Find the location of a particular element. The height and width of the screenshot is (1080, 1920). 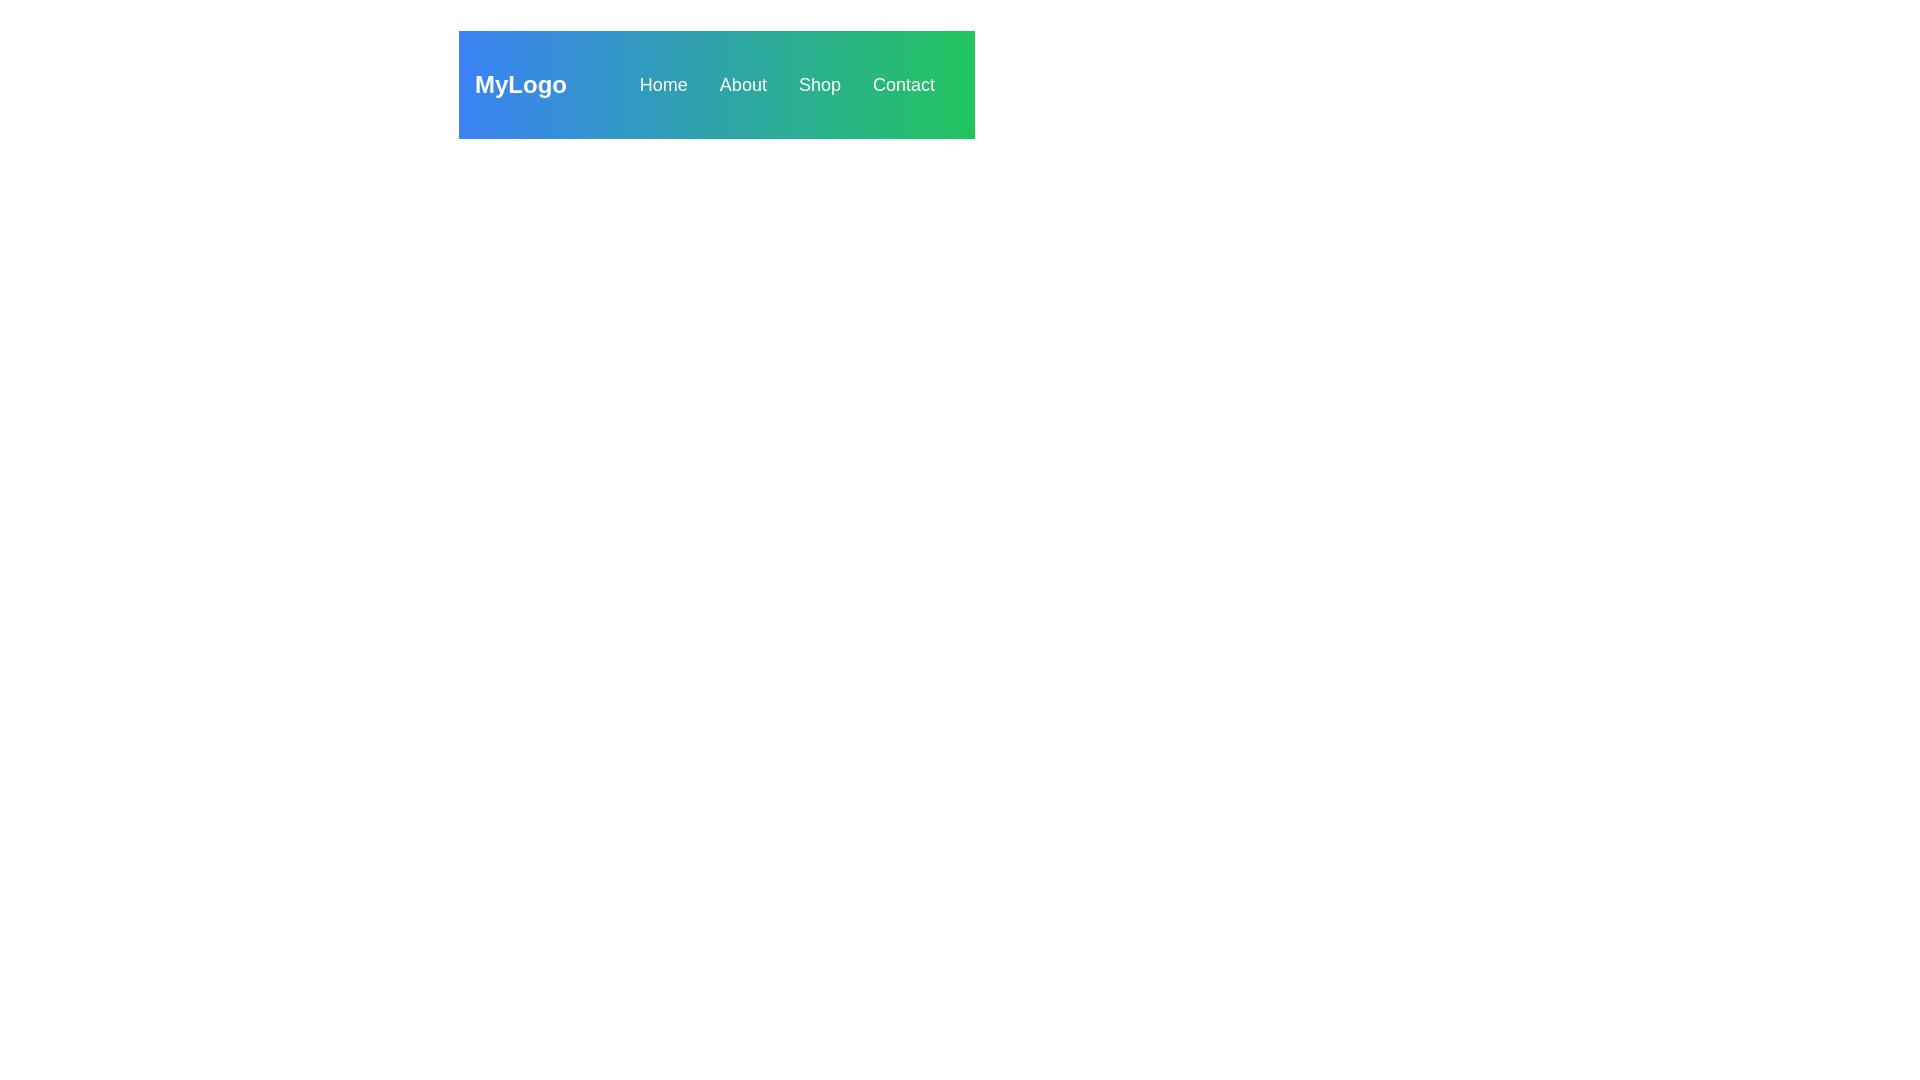

the 'About' hyperlink element located in the navigation bar to observe a style change, positioned between 'Home' and 'Shop' is located at coordinates (742, 83).